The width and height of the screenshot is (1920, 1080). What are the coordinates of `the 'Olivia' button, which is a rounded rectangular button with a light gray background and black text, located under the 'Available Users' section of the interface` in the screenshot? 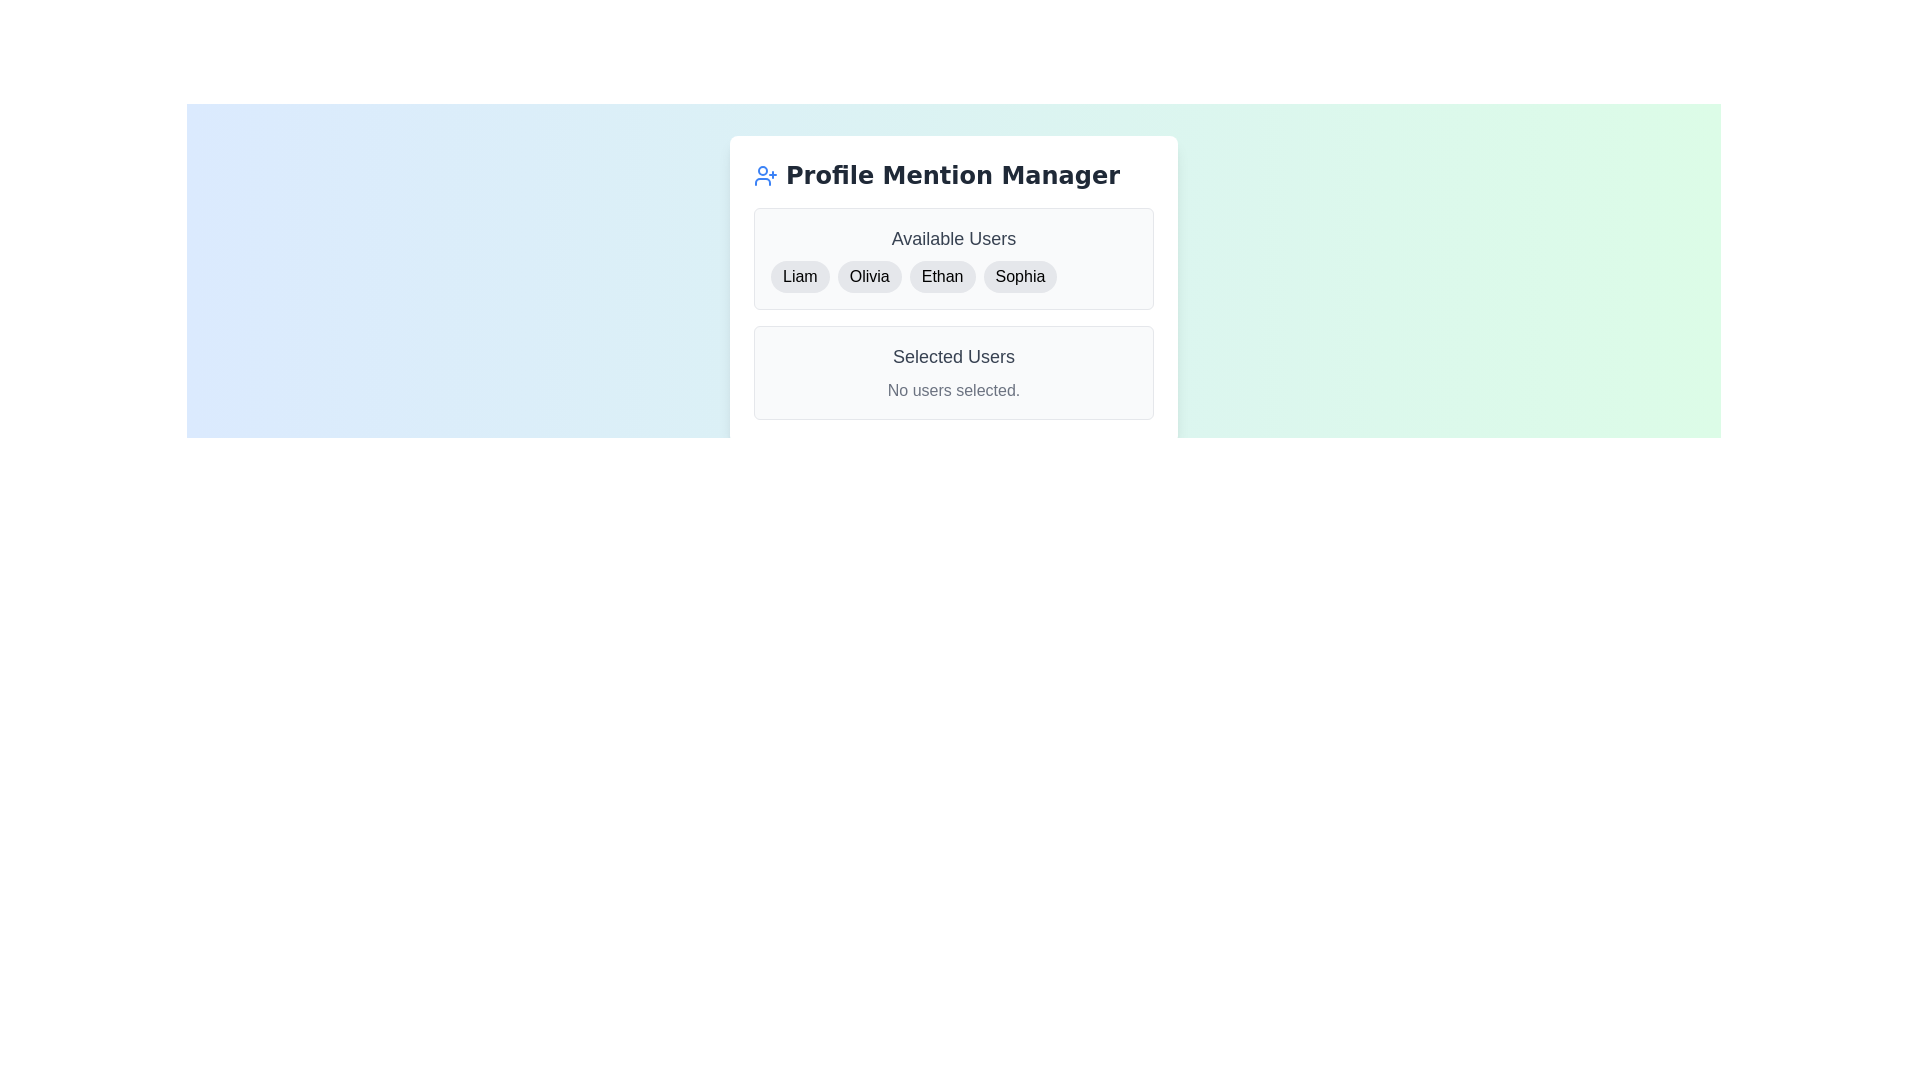 It's located at (869, 277).